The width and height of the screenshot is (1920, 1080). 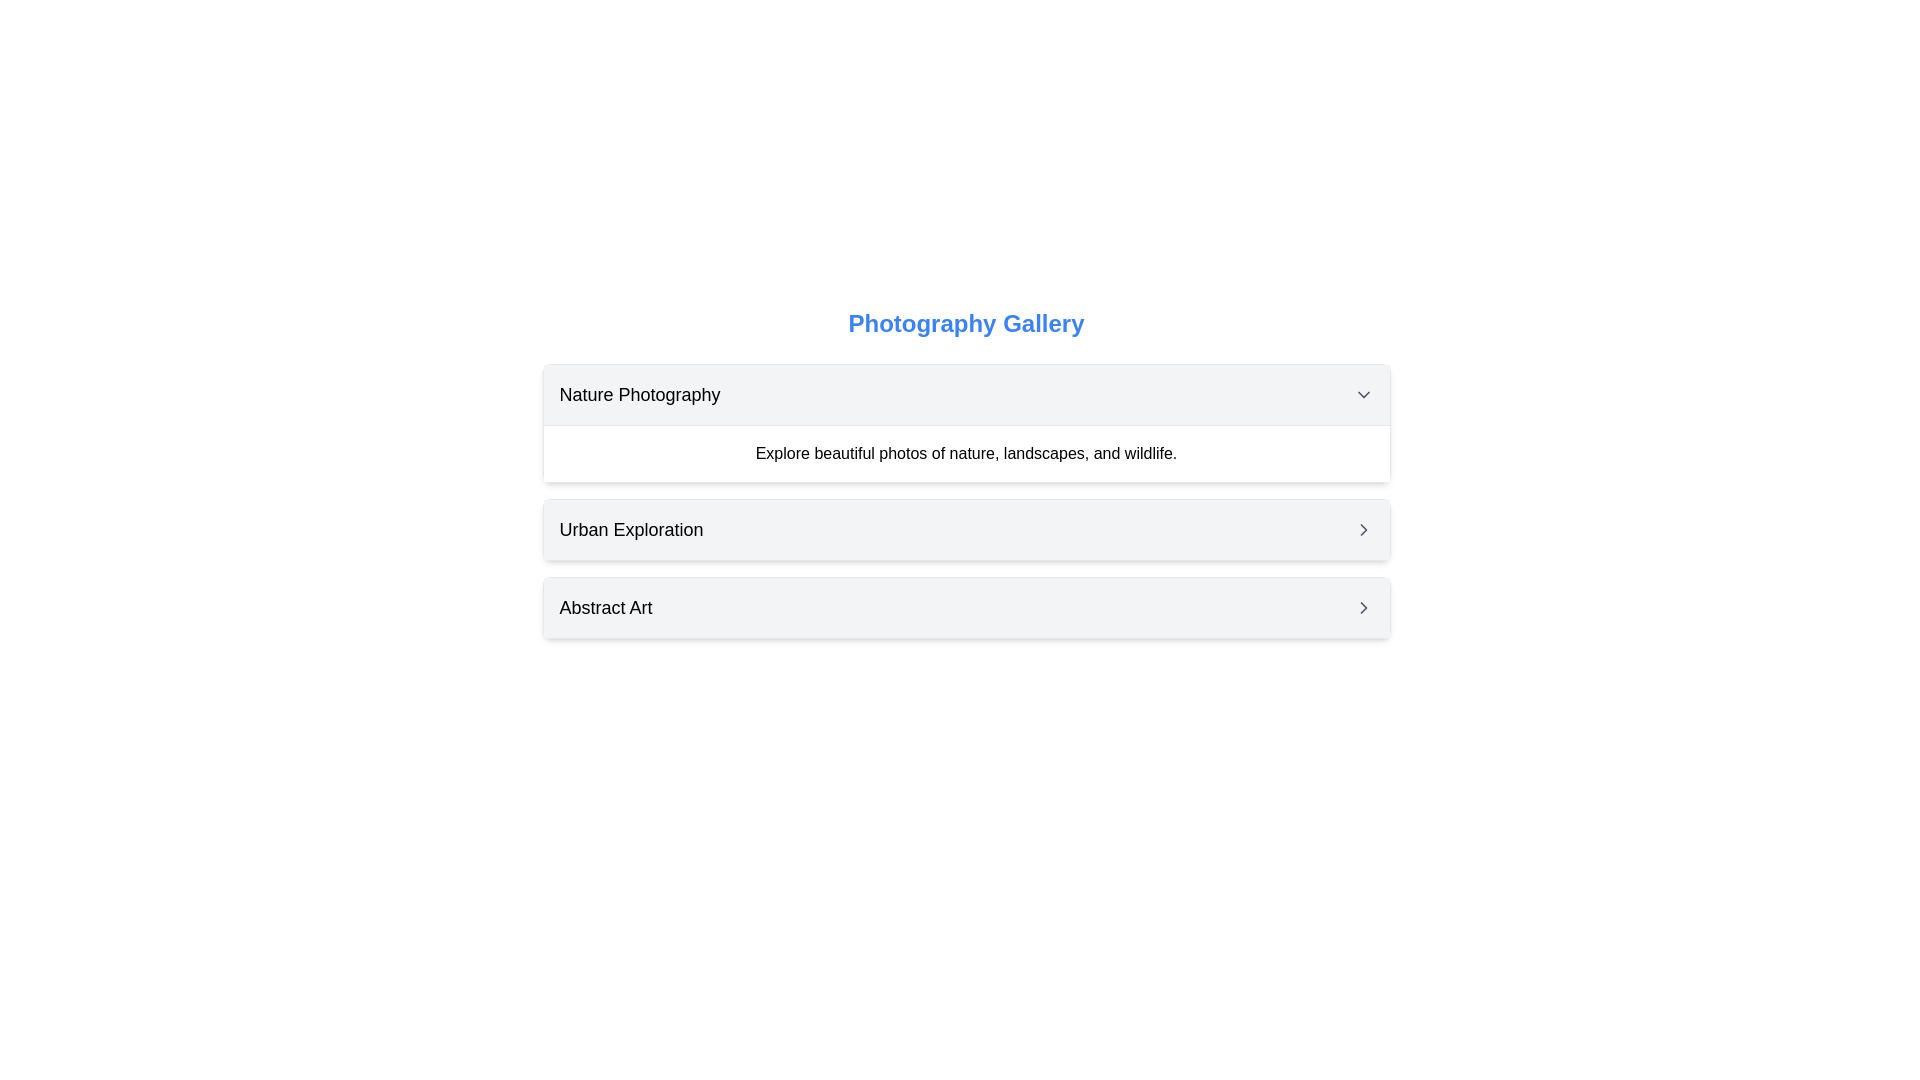 What do you see at coordinates (966, 607) in the screenshot?
I see `the 'Abstract Art' button with a light gray background, which is the last element in the Photography Gallery section, to trigger the visual hover effect` at bounding box center [966, 607].